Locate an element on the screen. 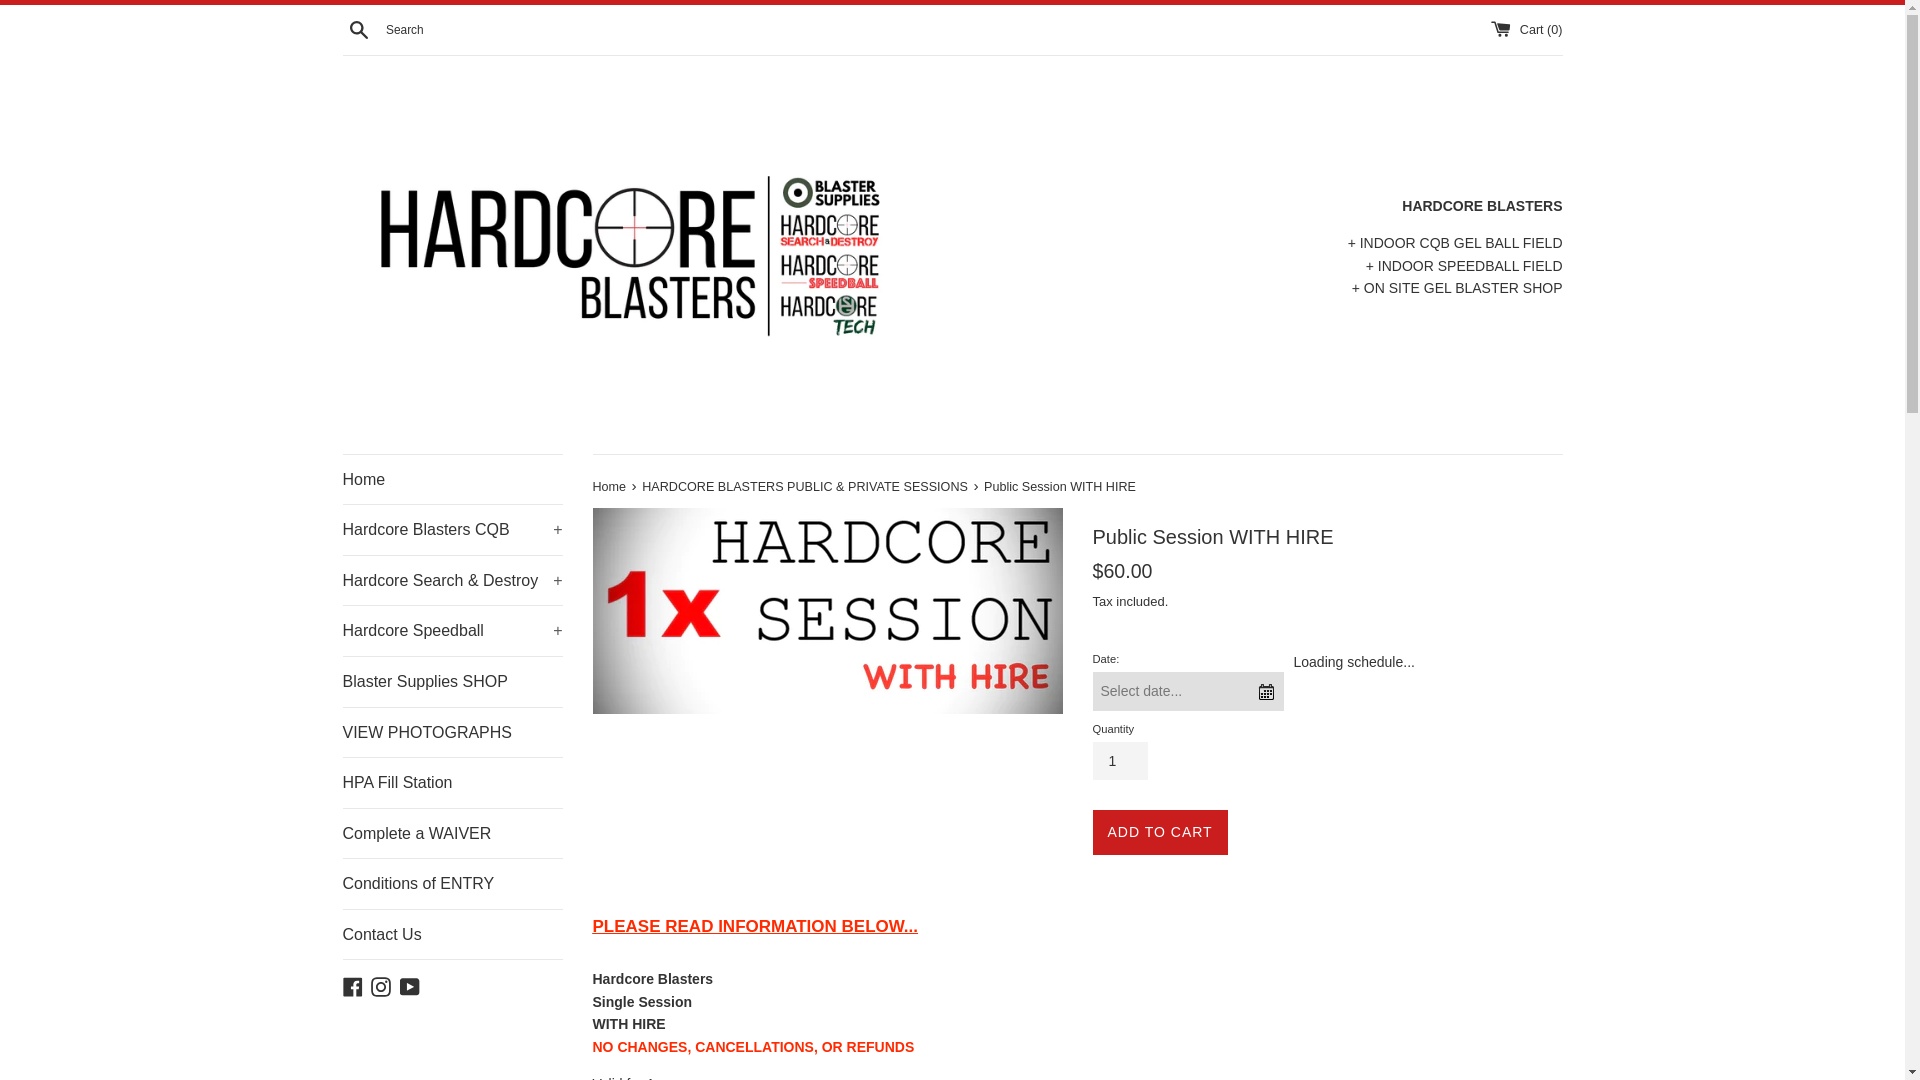 The height and width of the screenshot is (1080, 1920). 'Blaster Supplies SHOP' is located at coordinates (450, 681).